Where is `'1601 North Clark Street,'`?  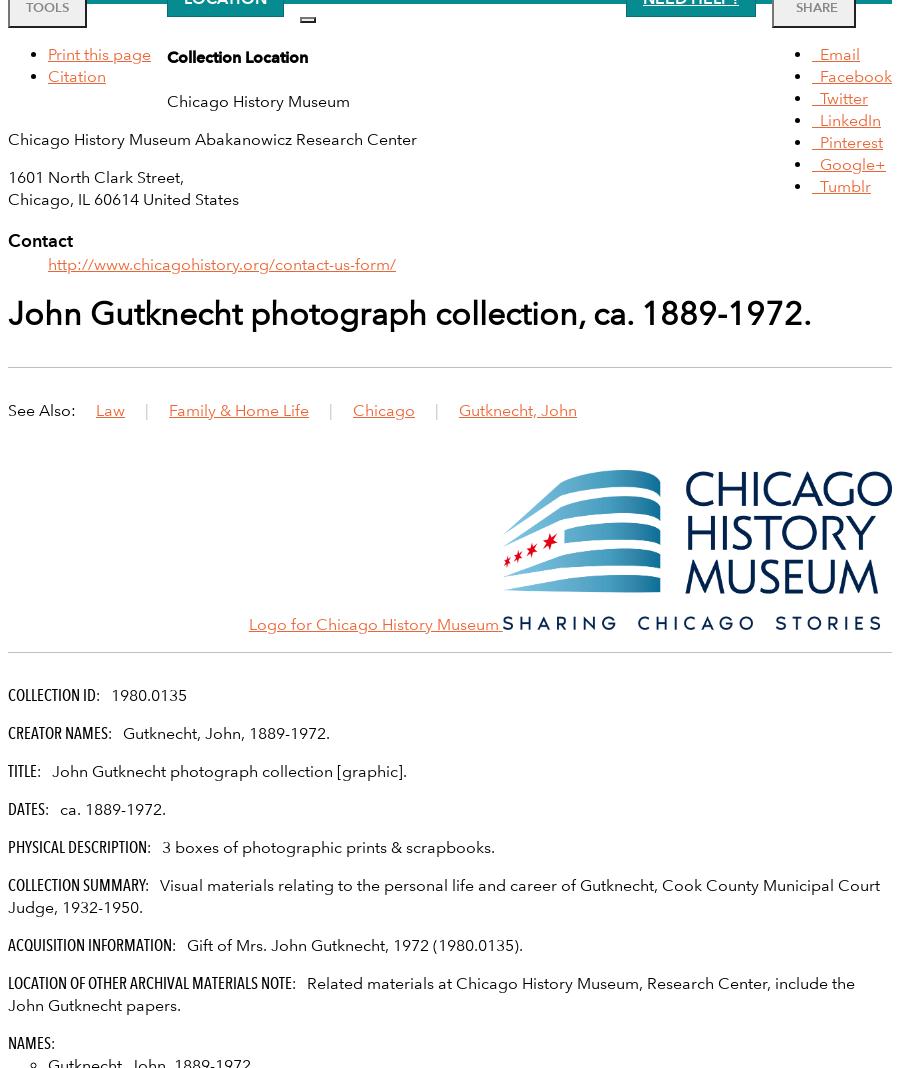 '1601 North Clark Street,' is located at coordinates (96, 176).